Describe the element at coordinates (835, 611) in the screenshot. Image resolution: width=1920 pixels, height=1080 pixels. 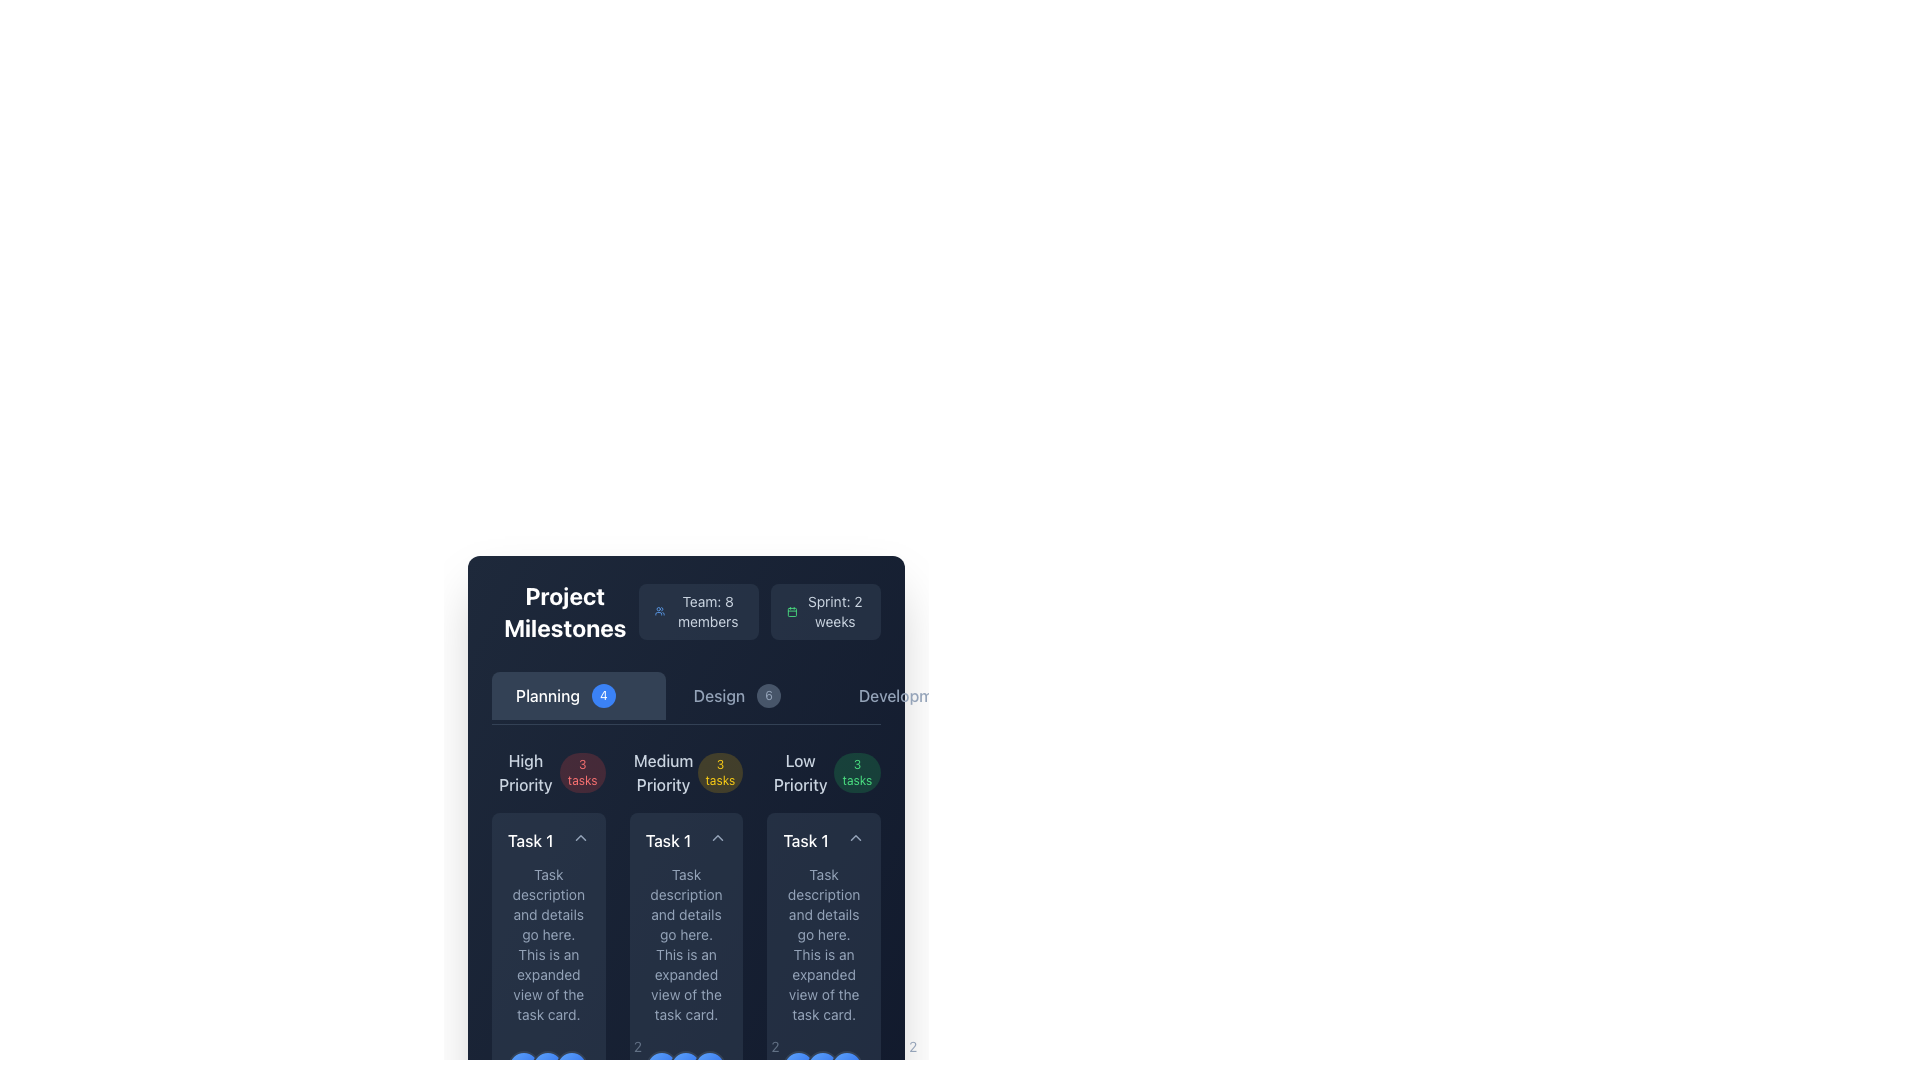
I see `information displayed on the text label indicating the sprint duration, located in the top-right corner of the project milestones panel, next to the 'Team: 8 members' label` at that location.